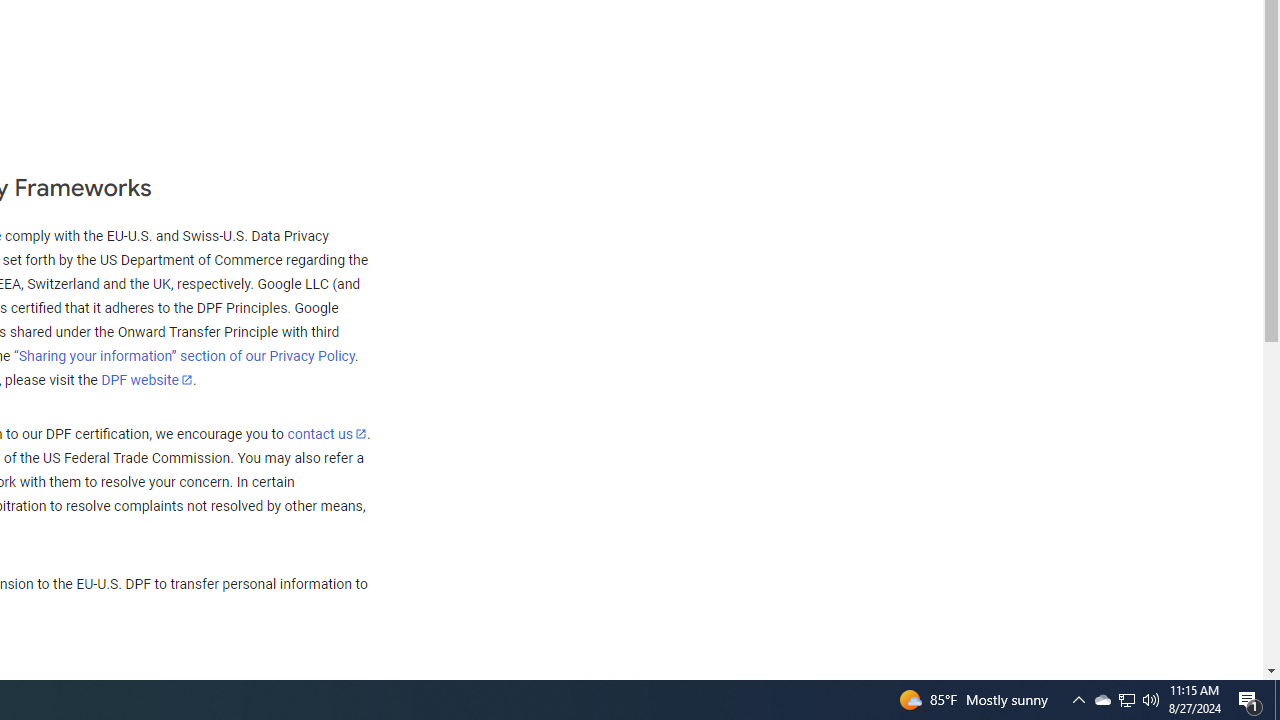 Image resolution: width=1280 pixels, height=720 pixels. Describe the element at coordinates (327, 432) in the screenshot. I see `'contact us'` at that location.